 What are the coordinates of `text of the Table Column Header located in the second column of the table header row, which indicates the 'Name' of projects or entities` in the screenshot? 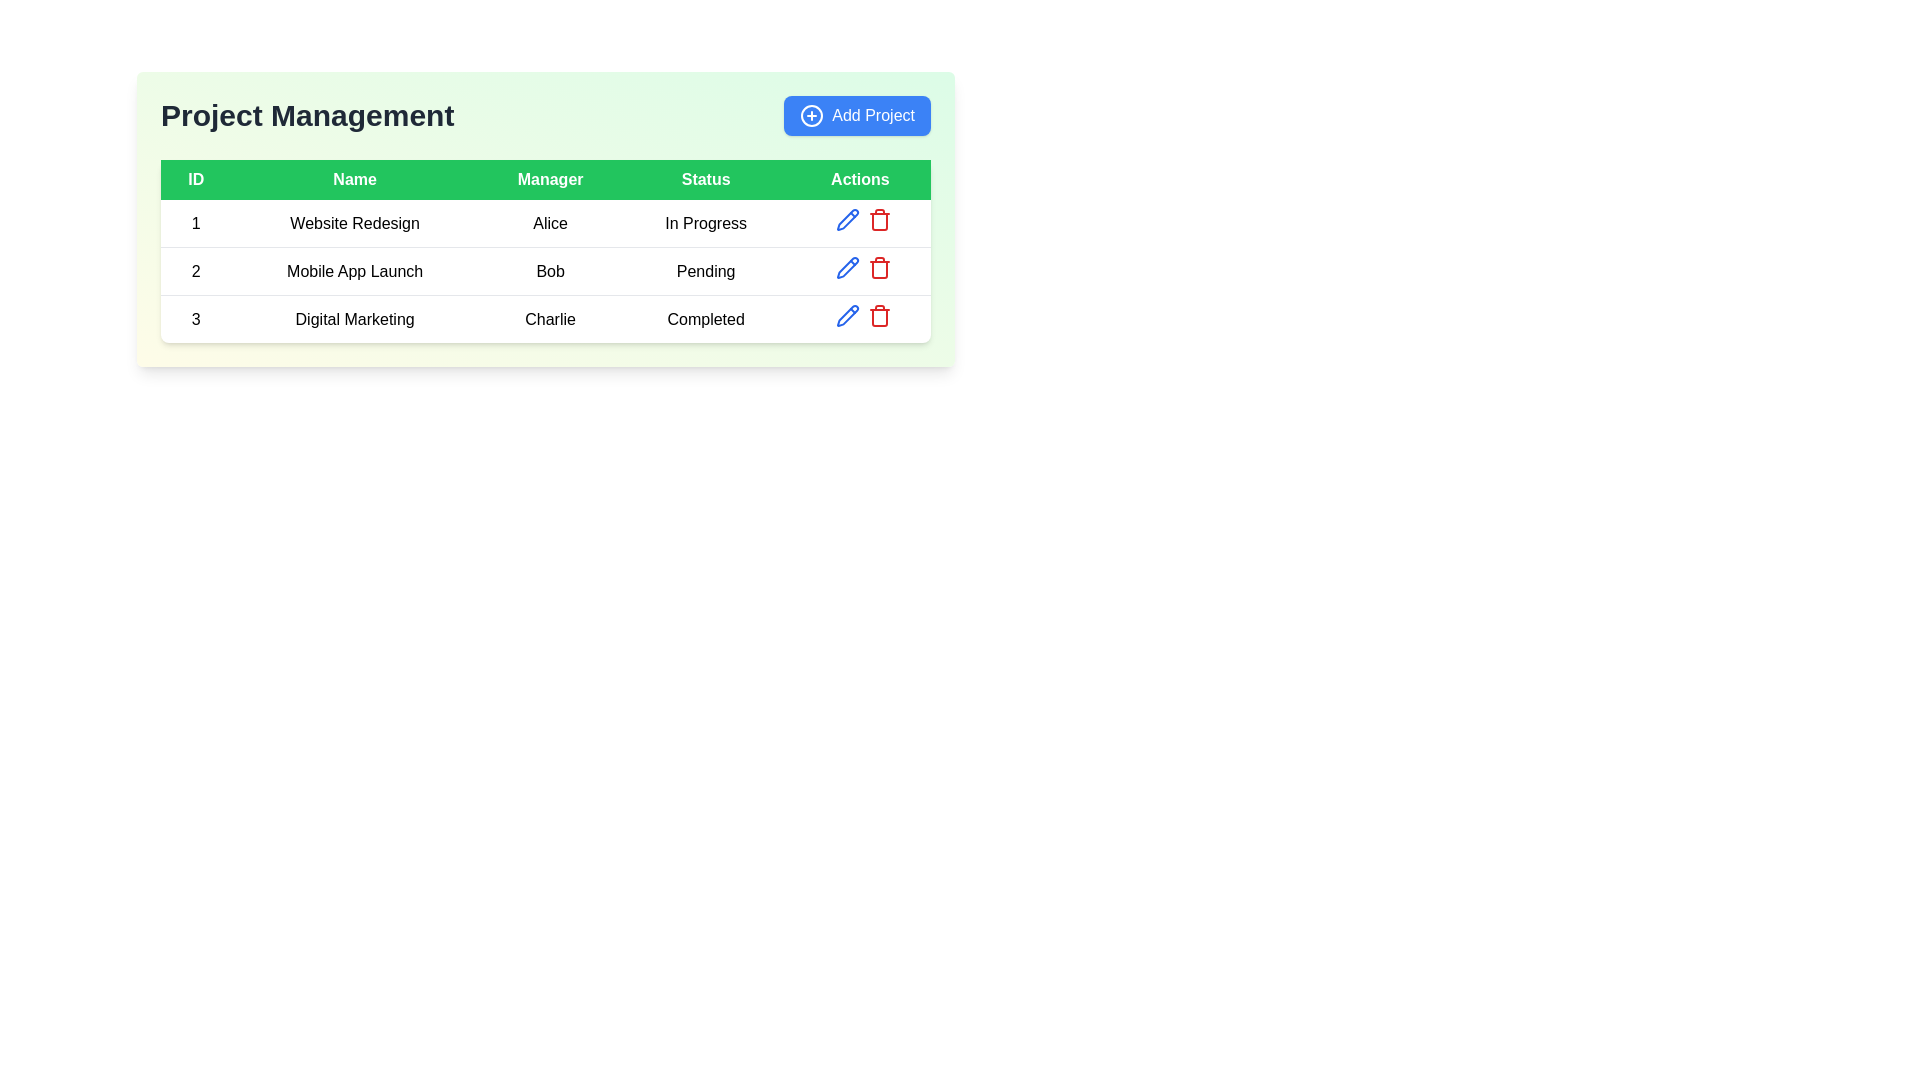 It's located at (355, 180).